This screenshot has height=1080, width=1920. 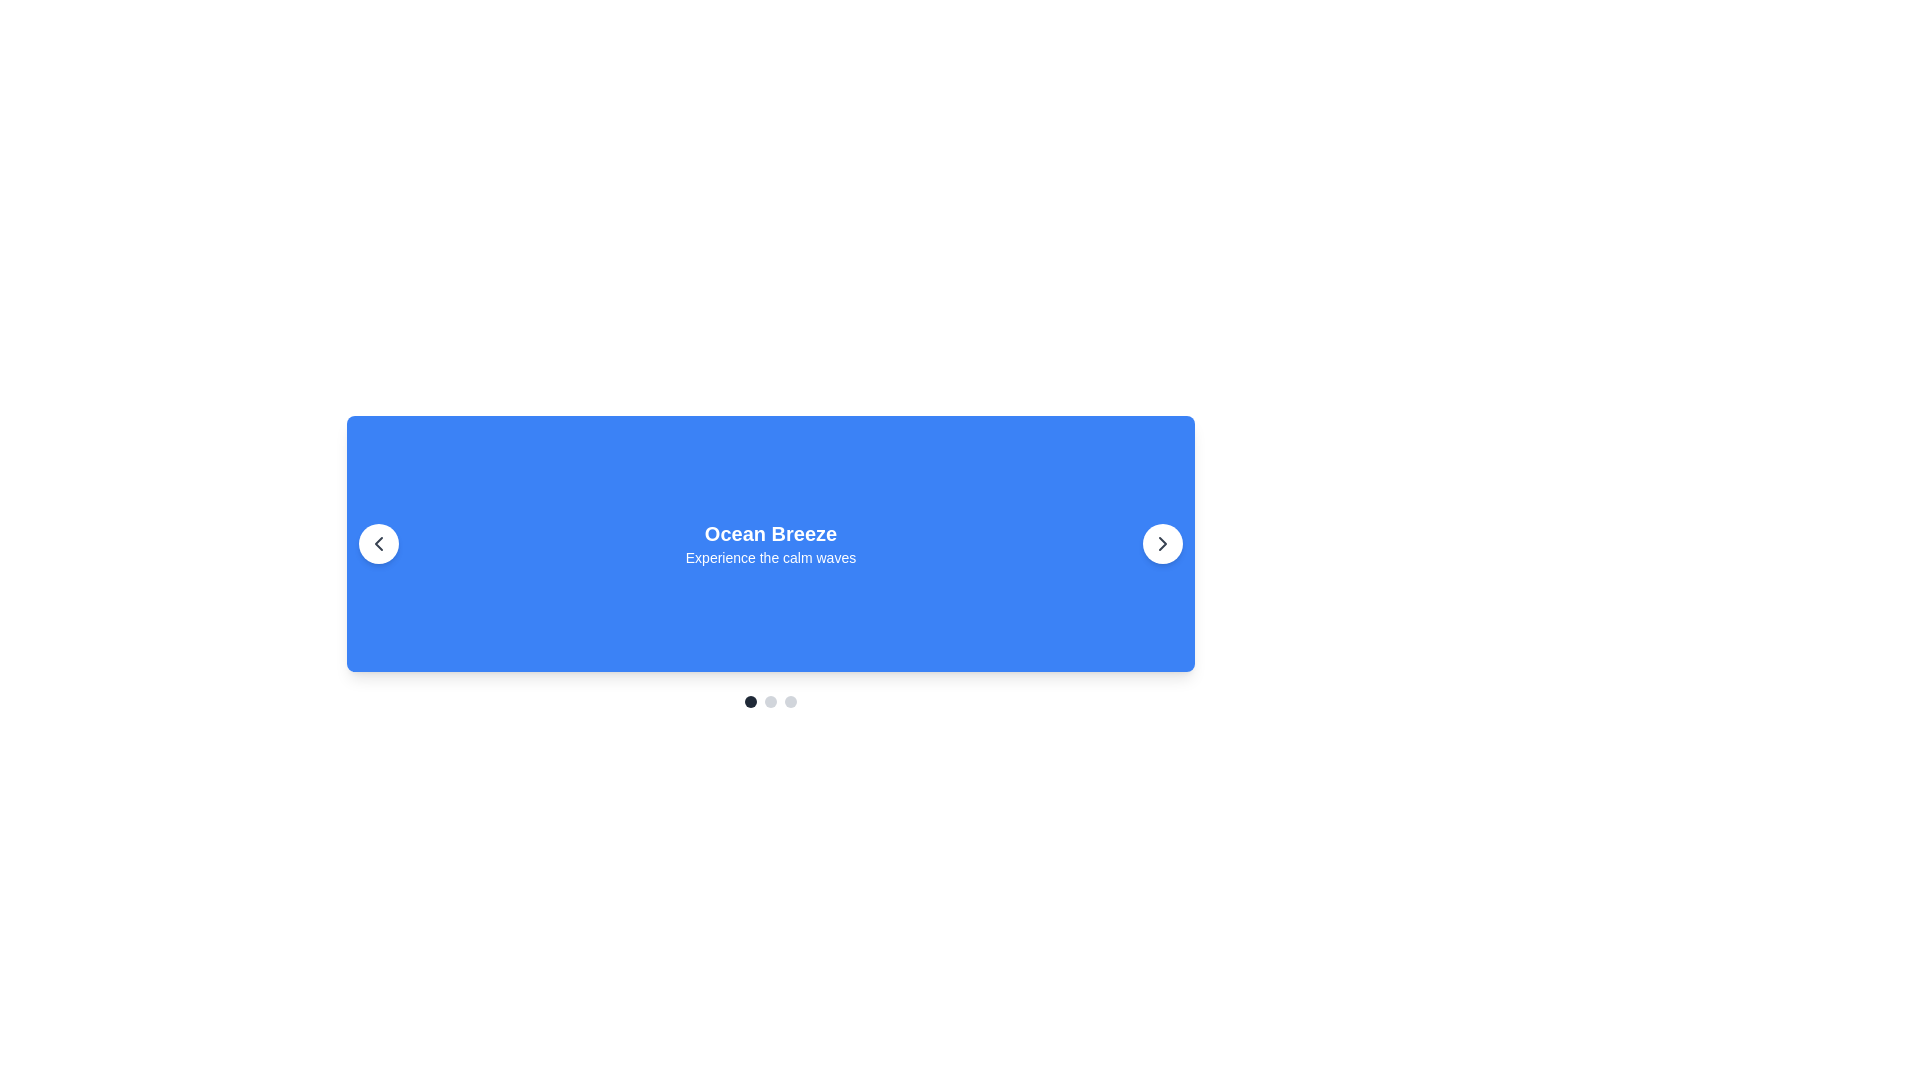 What do you see at coordinates (1162, 543) in the screenshot?
I see `the right-facing chevron icon for navigation, which is styled with a dark gray stroke design and is located within a white circular background towards the right edge of the blue rectangular section` at bounding box center [1162, 543].